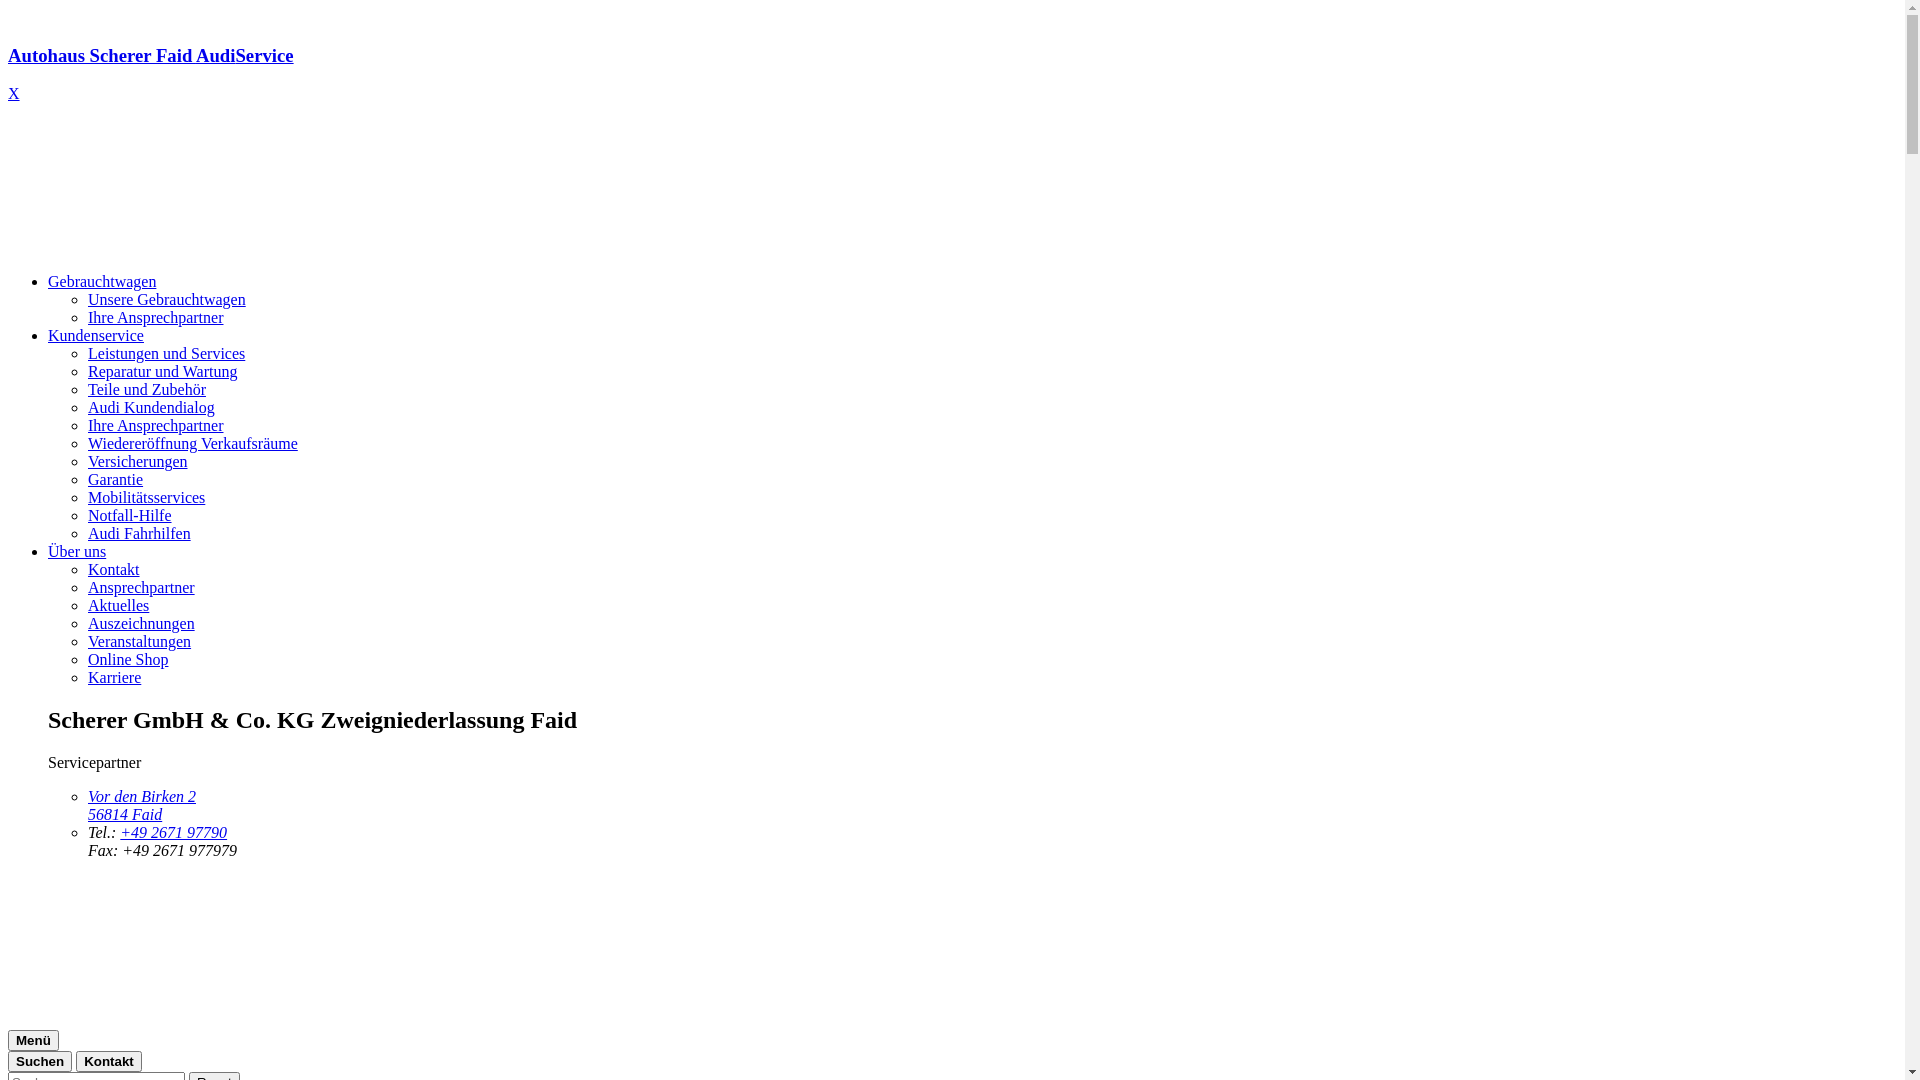  I want to click on 'Auszeichnungen', so click(140, 622).